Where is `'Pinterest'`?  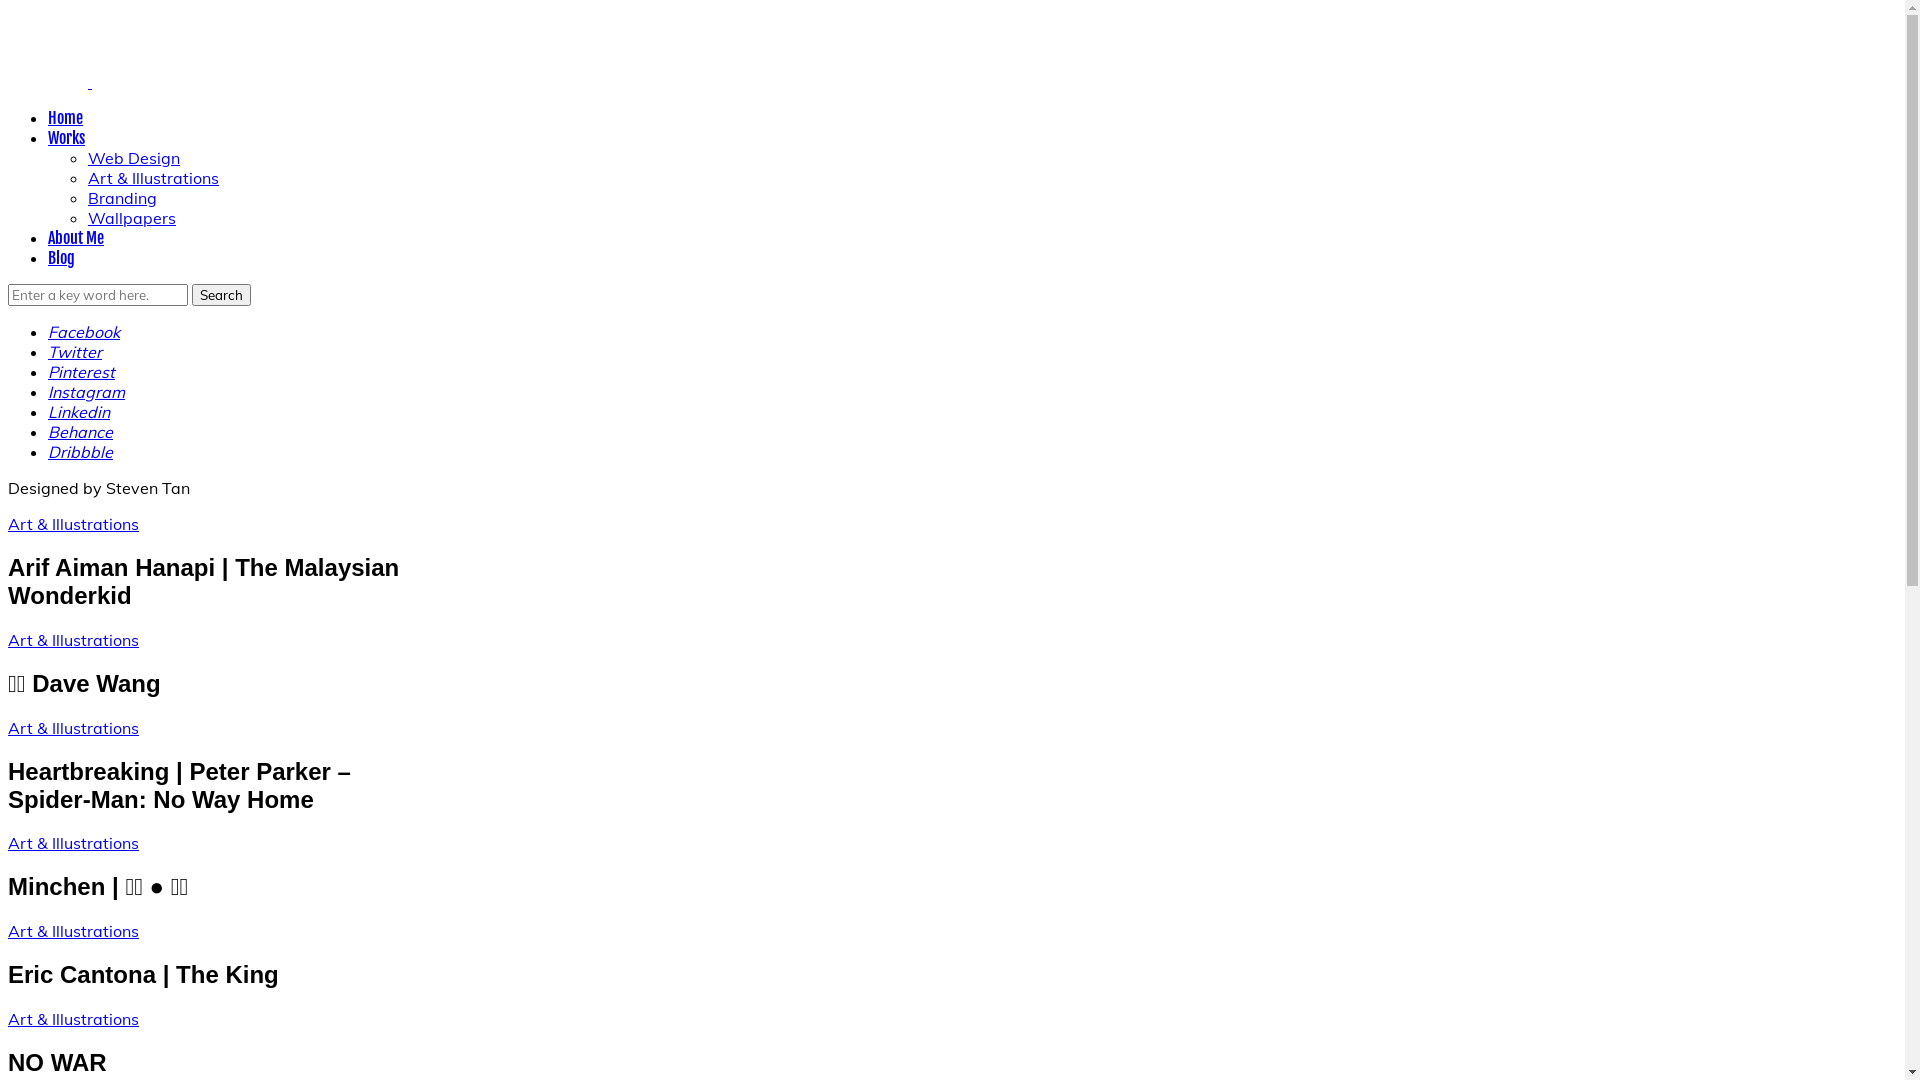
'Pinterest' is located at coordinates (80, 371).